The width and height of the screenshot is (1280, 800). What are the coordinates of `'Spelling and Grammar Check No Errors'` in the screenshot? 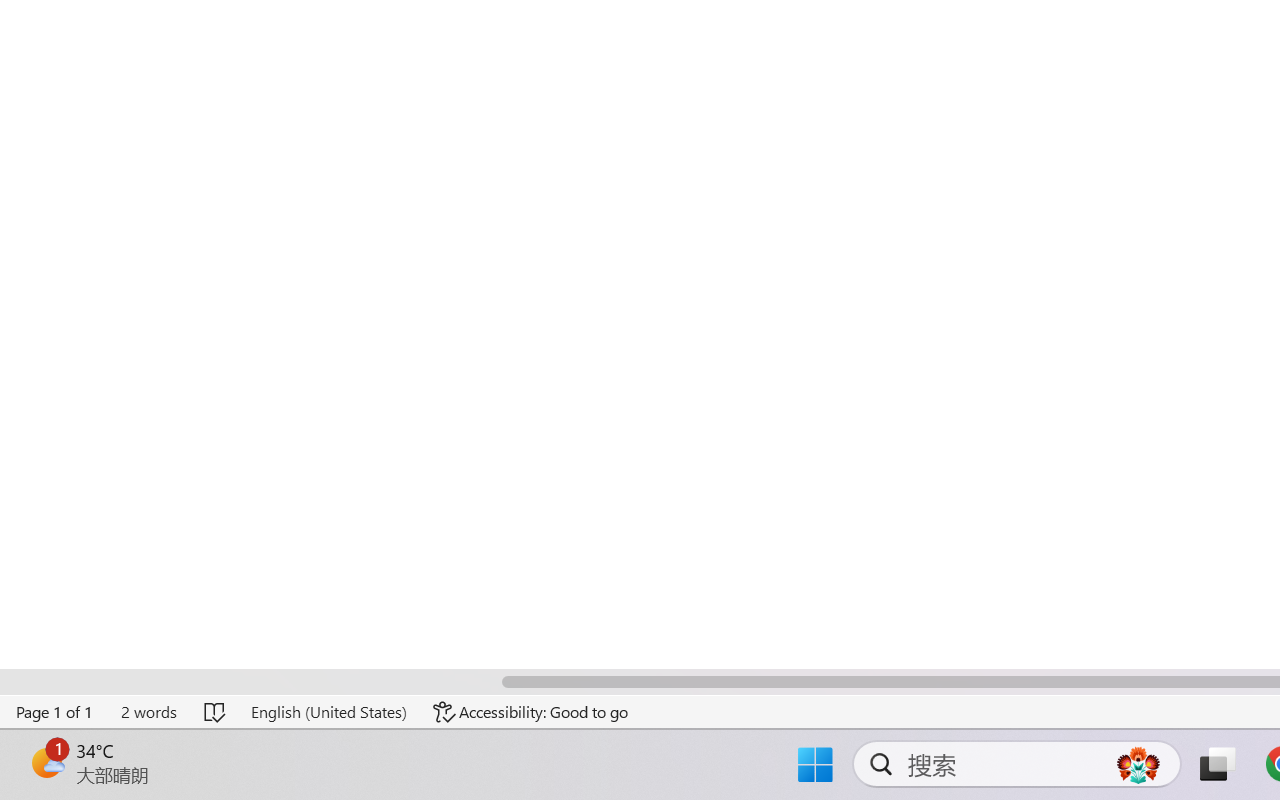 It's located at (216, 711).